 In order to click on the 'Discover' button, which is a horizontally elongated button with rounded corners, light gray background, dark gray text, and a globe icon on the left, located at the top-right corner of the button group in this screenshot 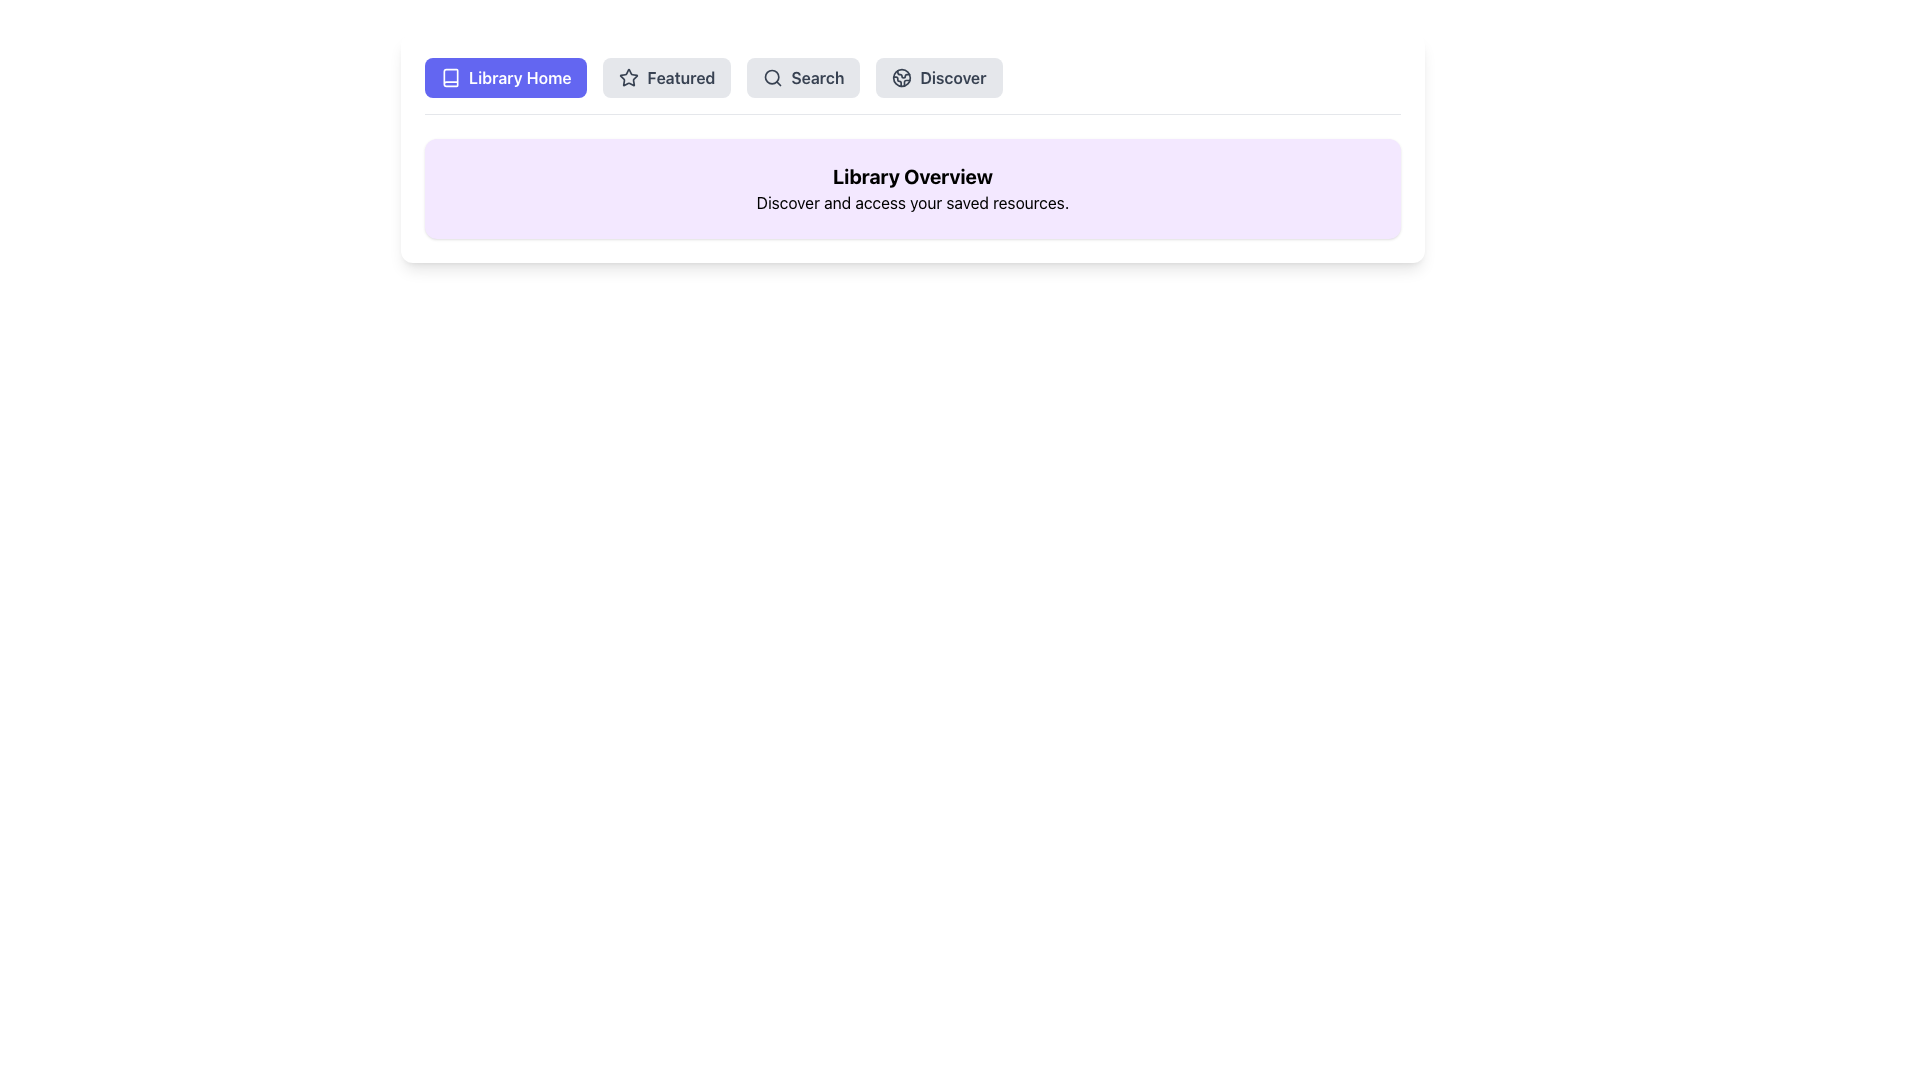, I will do `click(938, 76)`.